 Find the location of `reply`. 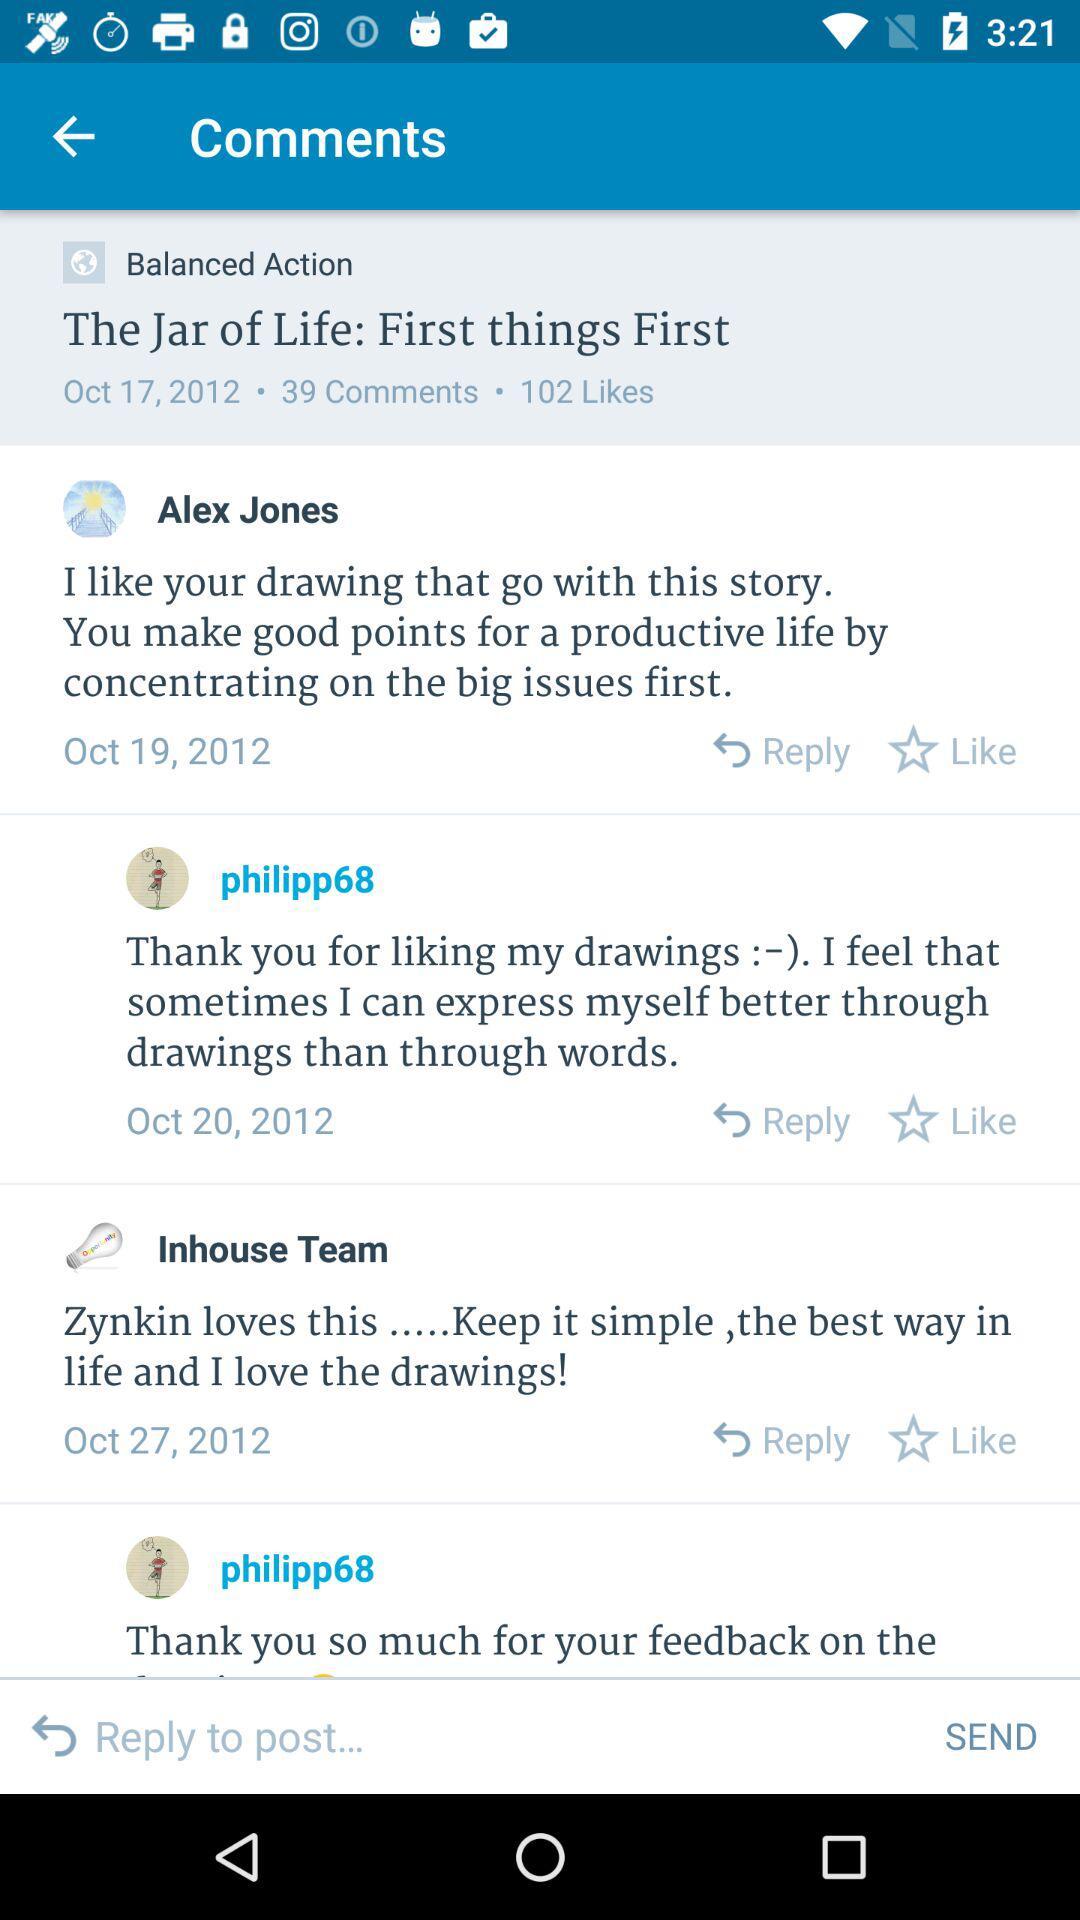

reply is located at coordinates (730, 1118).